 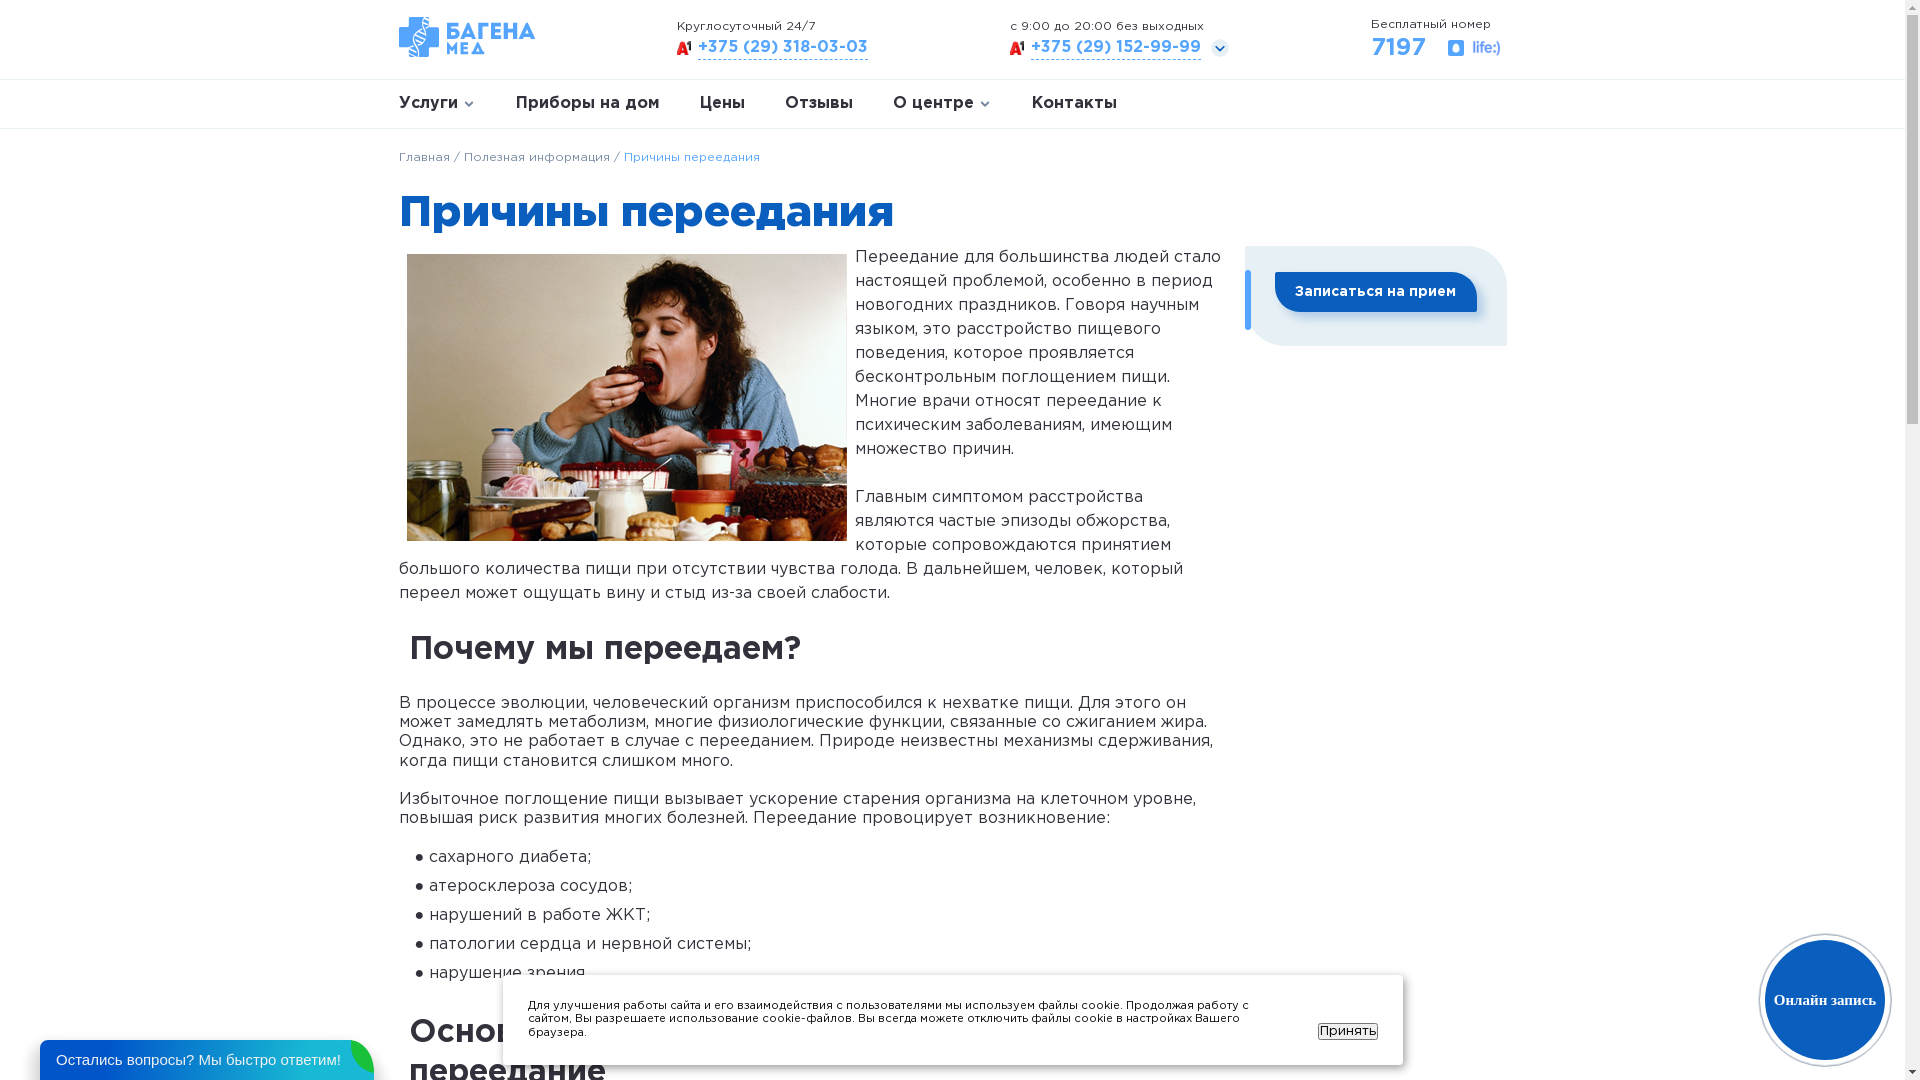 I want to click on '7197', so click(x=1434, y=46).